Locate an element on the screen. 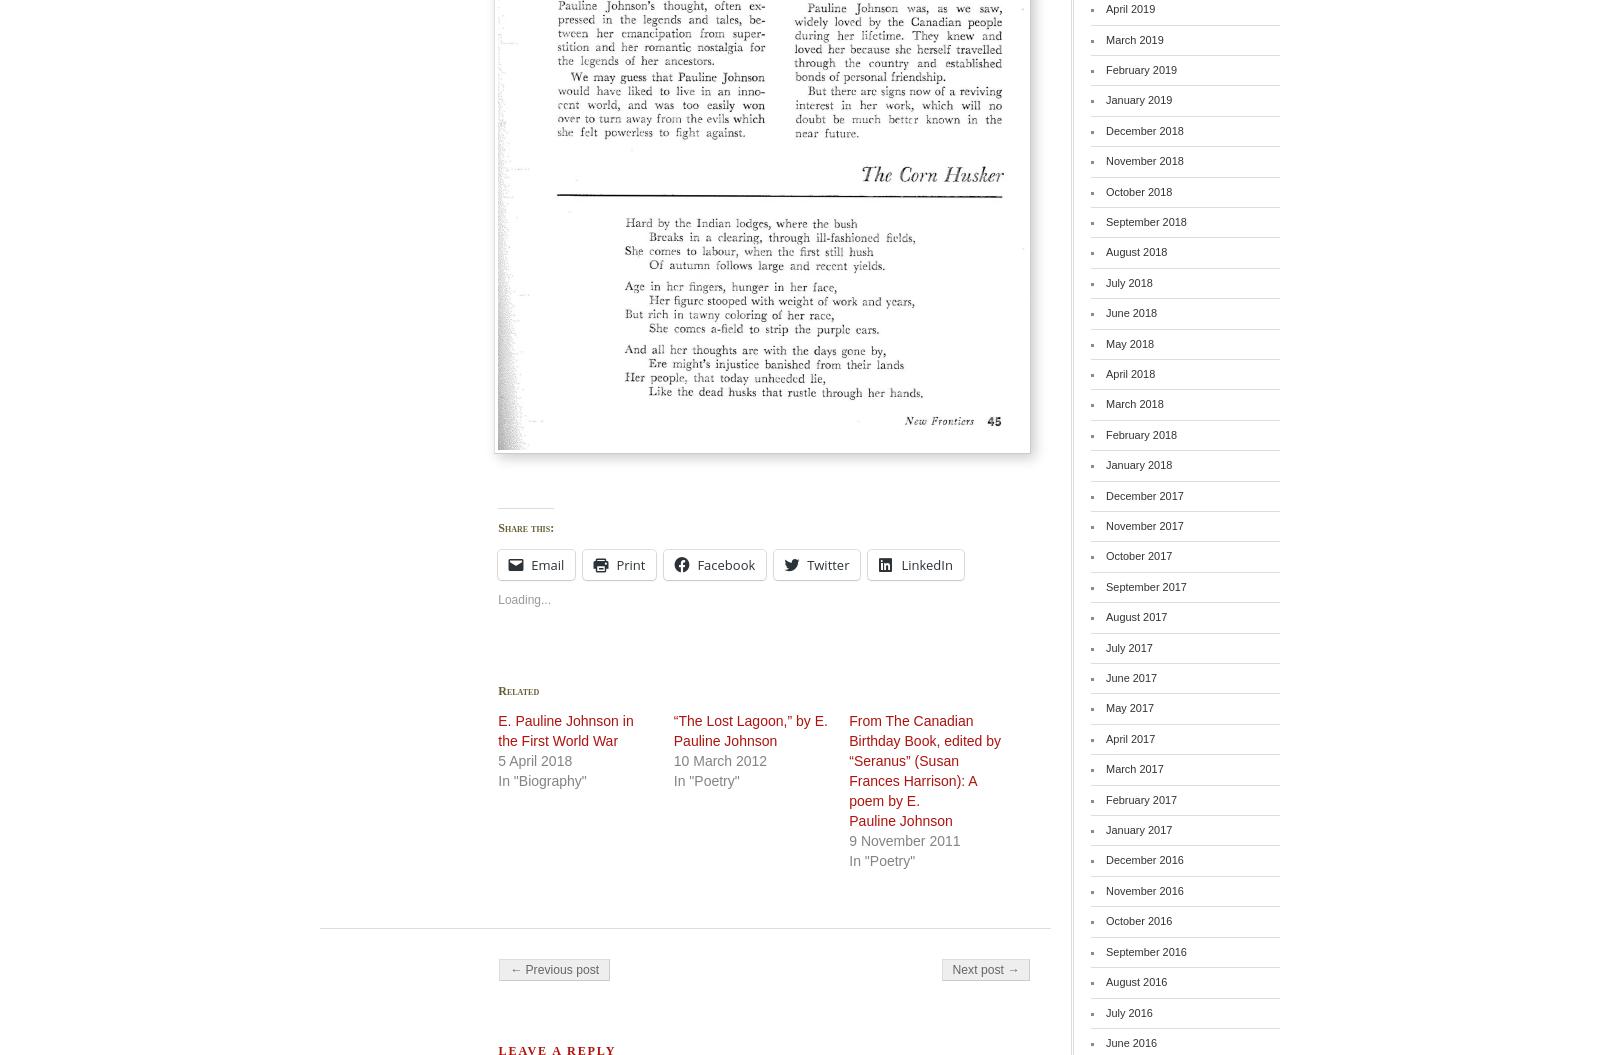 The height and width of the screenshot is (1055, 1600). 'March 2018' is located at coordinates (1134, 403).